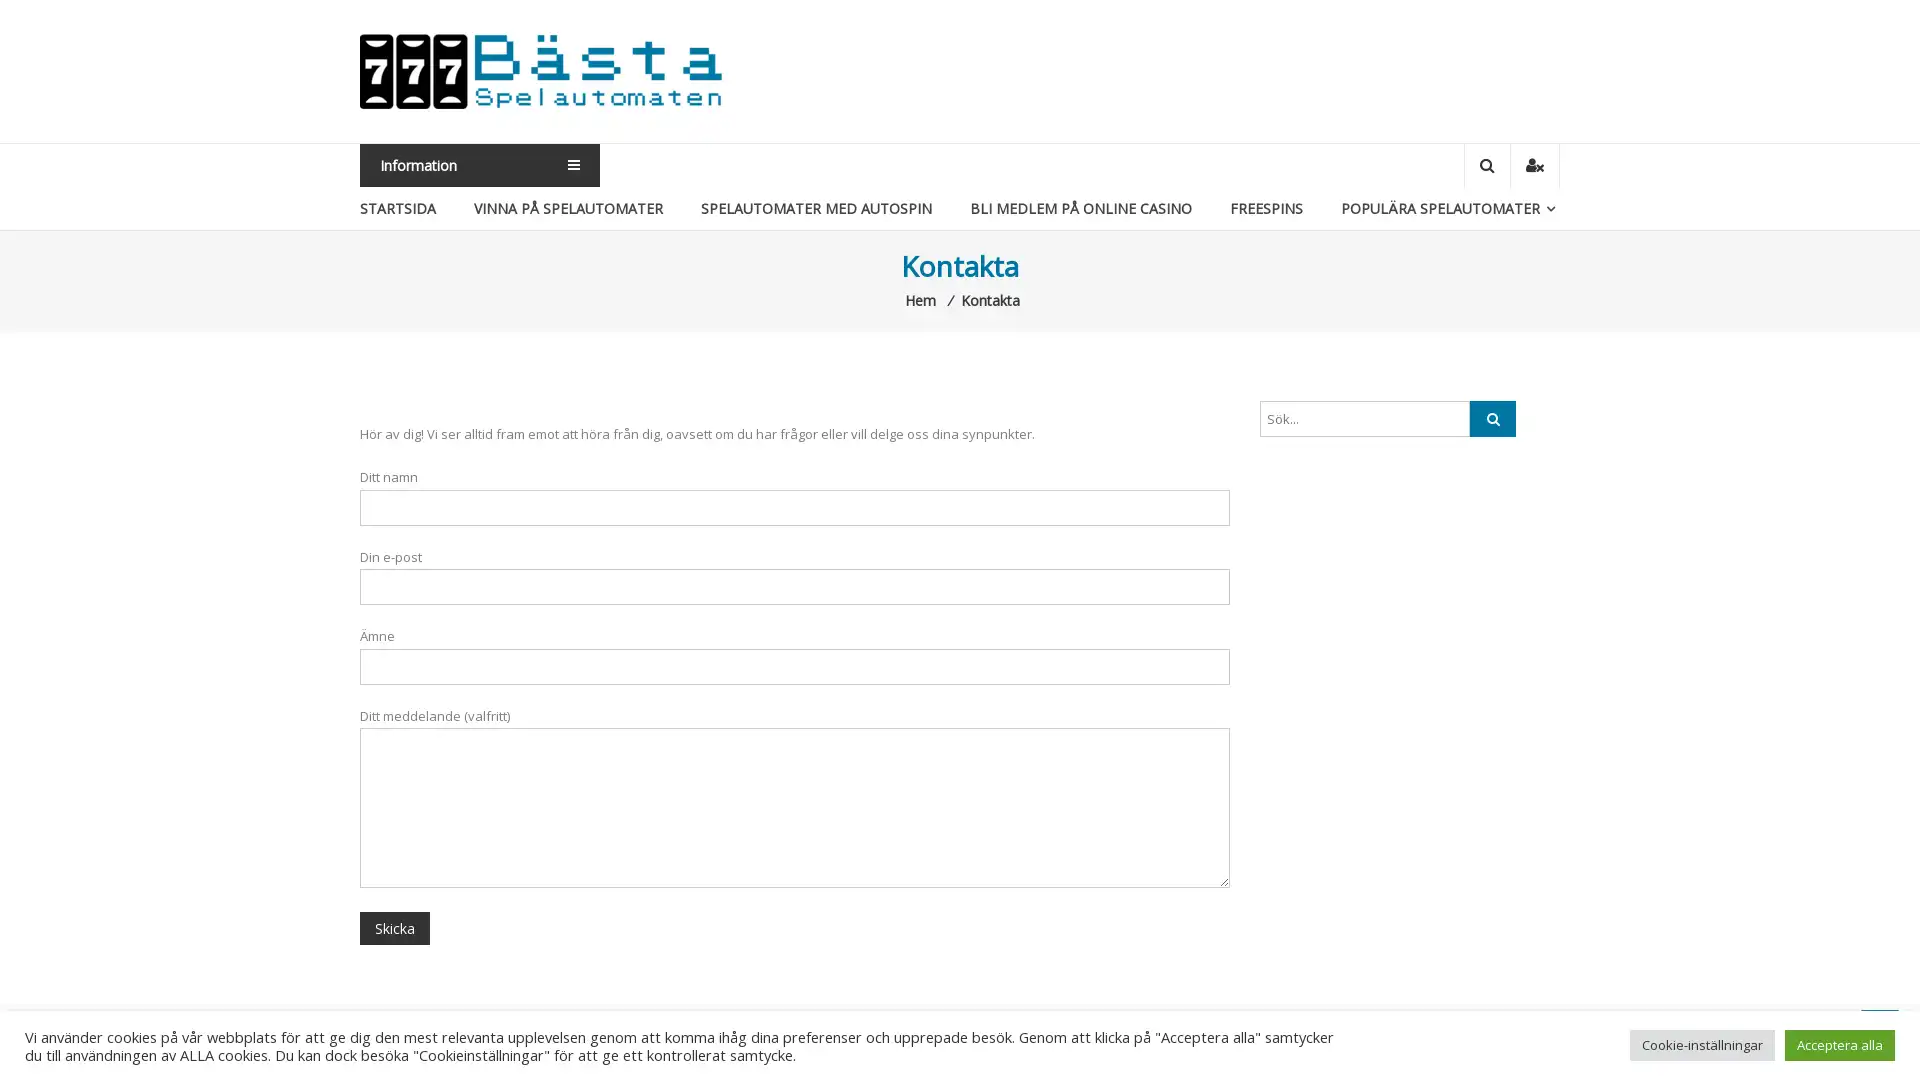 The image size is (1920, 1080). I want to click on Acceptera alla, so click(1839, 1044).